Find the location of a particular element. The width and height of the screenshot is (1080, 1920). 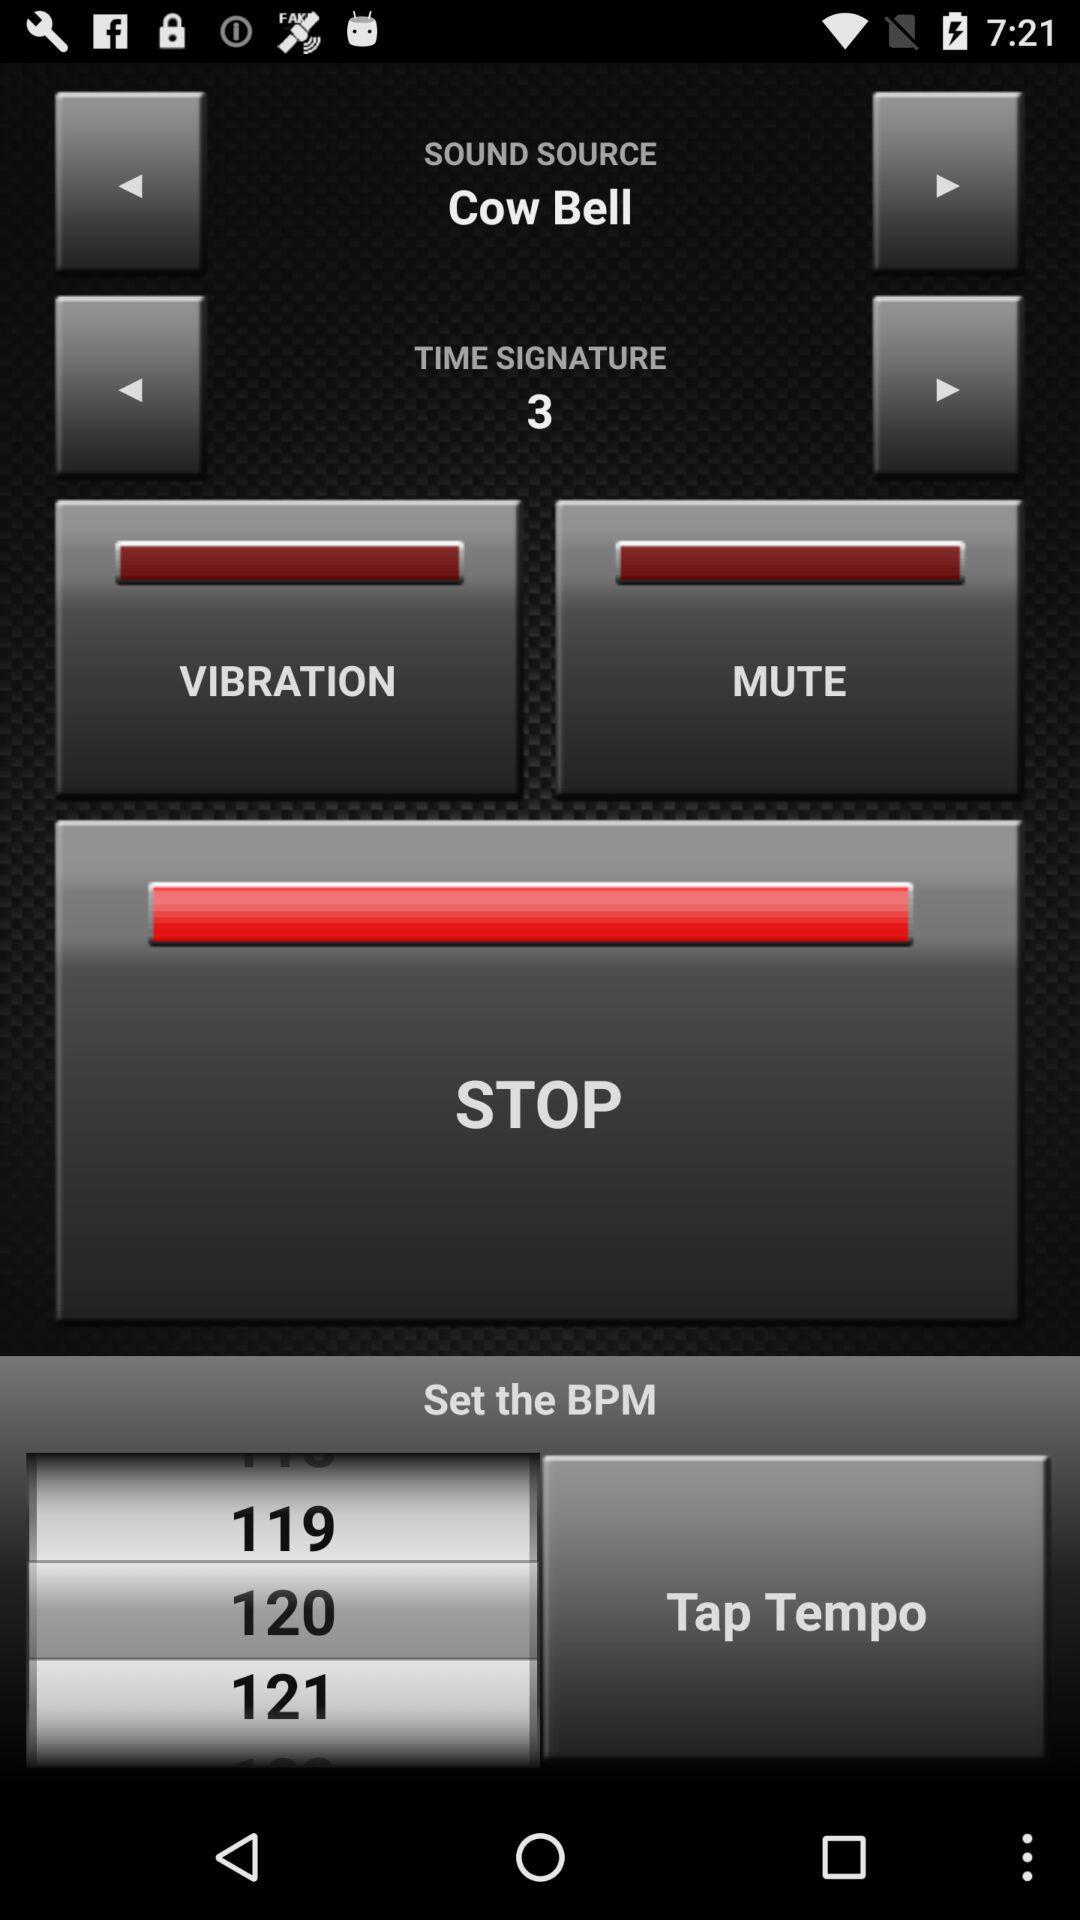

the vibration icon is located at coordinates (289, 650).